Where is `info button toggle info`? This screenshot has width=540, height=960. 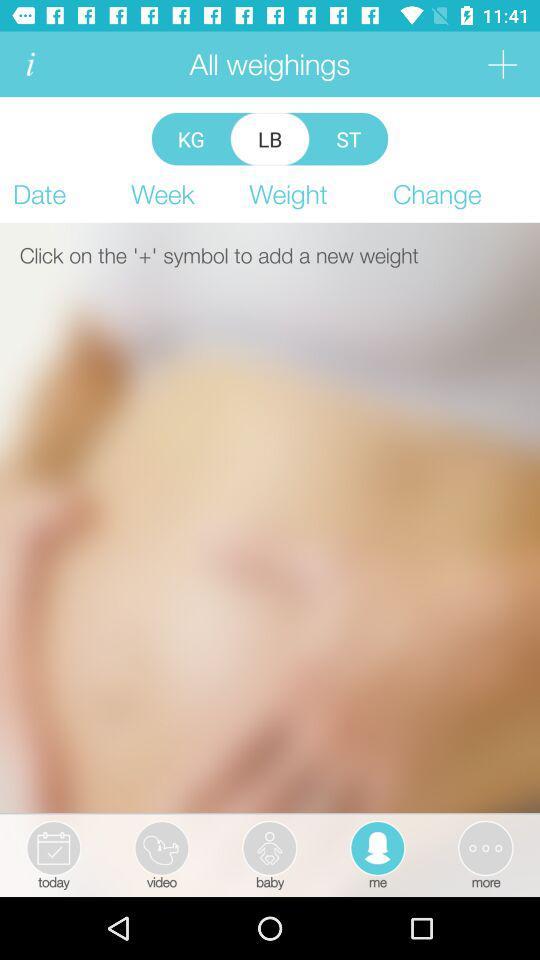
info button toggle info is located at coordinates (29, 64).